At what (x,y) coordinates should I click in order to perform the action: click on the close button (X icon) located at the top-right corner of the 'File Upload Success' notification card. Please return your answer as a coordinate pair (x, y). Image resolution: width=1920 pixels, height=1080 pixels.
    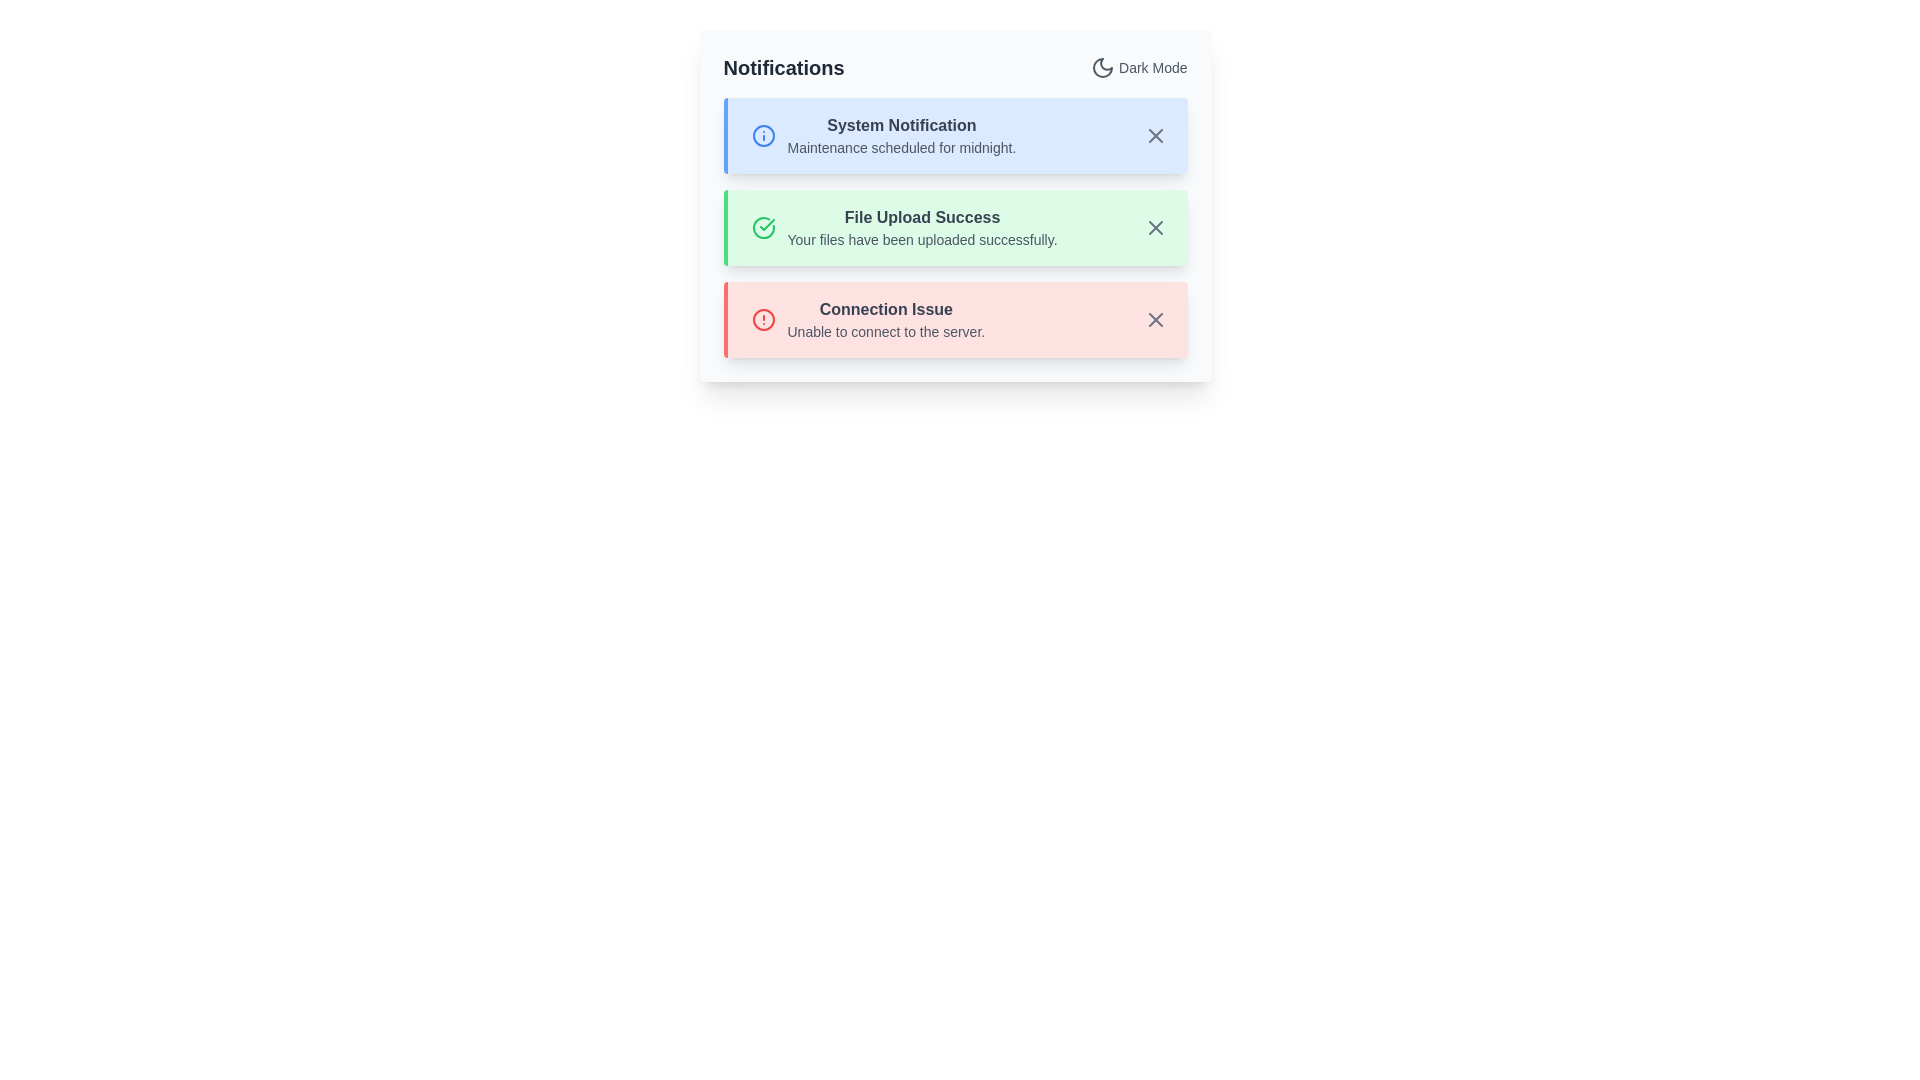
    Looking at the image, I should click on (1155, 226).